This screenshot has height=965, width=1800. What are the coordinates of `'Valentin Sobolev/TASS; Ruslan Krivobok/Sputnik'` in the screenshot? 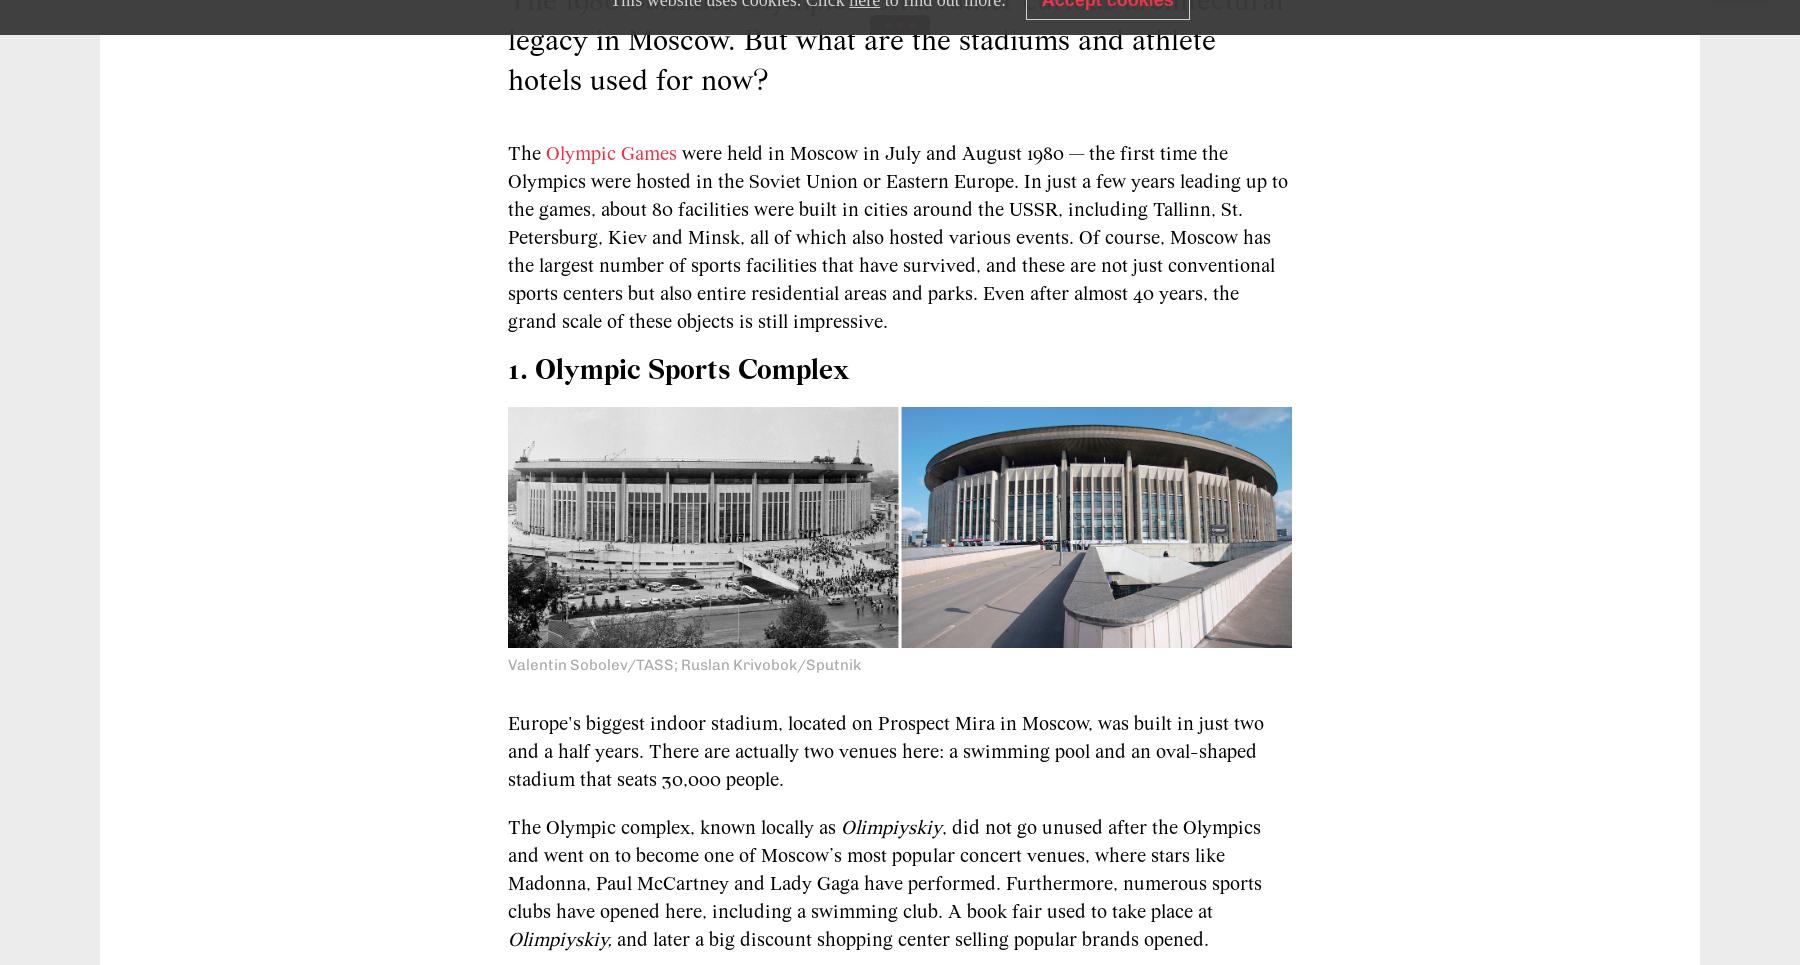 It's located at (683, 664).